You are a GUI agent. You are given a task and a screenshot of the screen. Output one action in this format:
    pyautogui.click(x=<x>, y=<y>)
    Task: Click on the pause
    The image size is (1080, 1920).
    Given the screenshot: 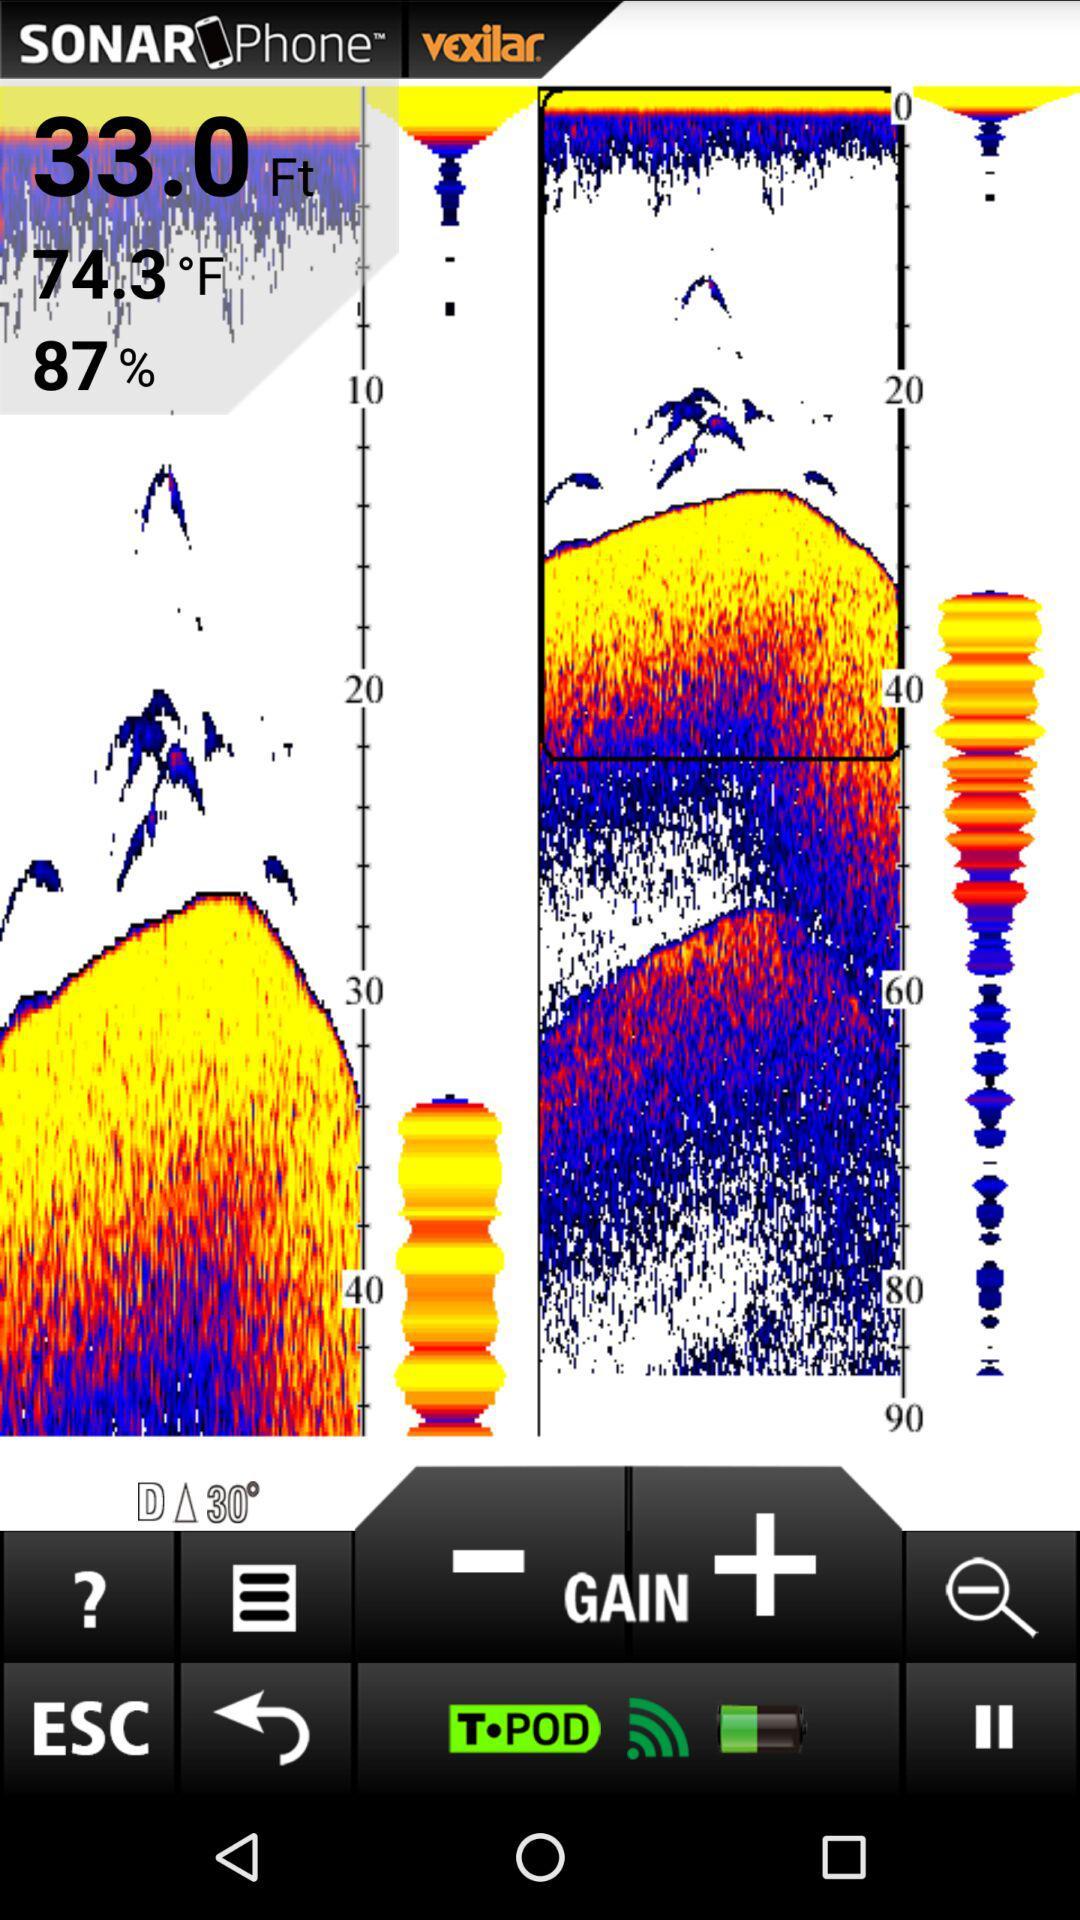 What is the action you would take?
    pyautogui.click(x=990, y=1727)
    